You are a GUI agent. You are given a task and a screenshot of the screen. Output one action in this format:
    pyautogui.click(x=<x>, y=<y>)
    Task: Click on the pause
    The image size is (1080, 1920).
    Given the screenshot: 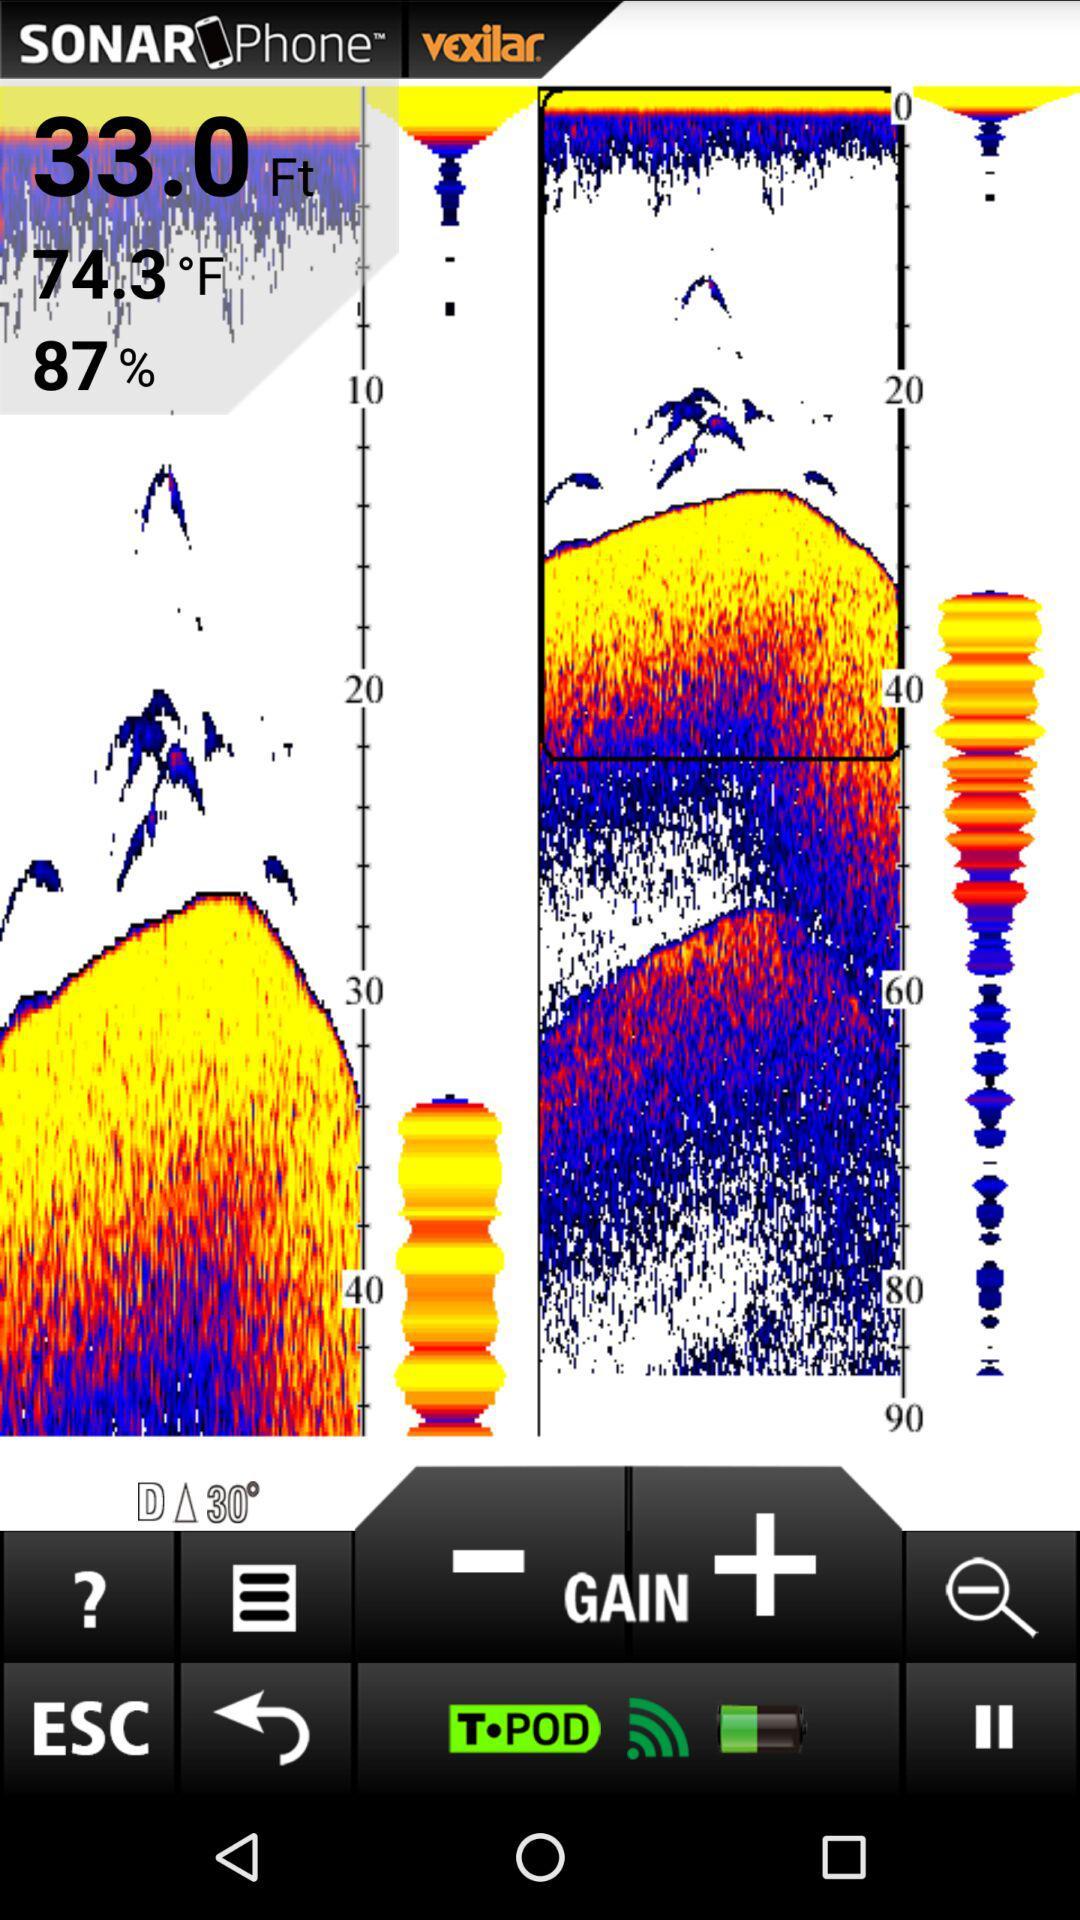 What is the action you would take?
    pyautogui.click(x=990, y=1727)
    